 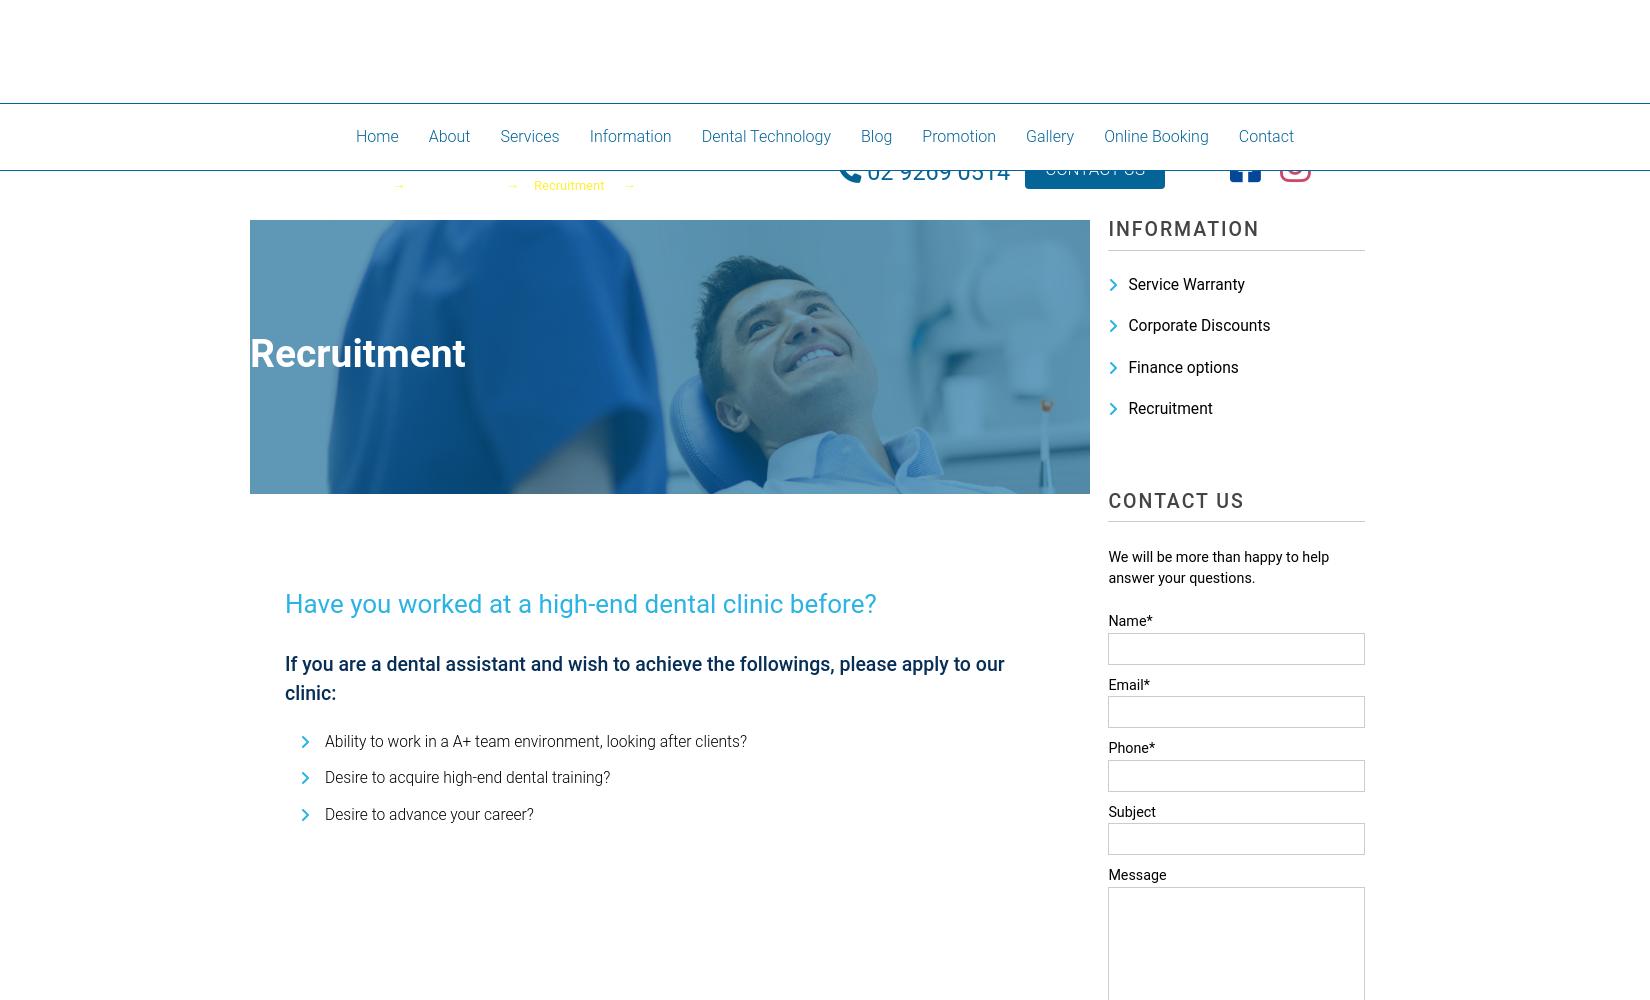 I want to click on 'Email*', so click(x=1107, y=684).